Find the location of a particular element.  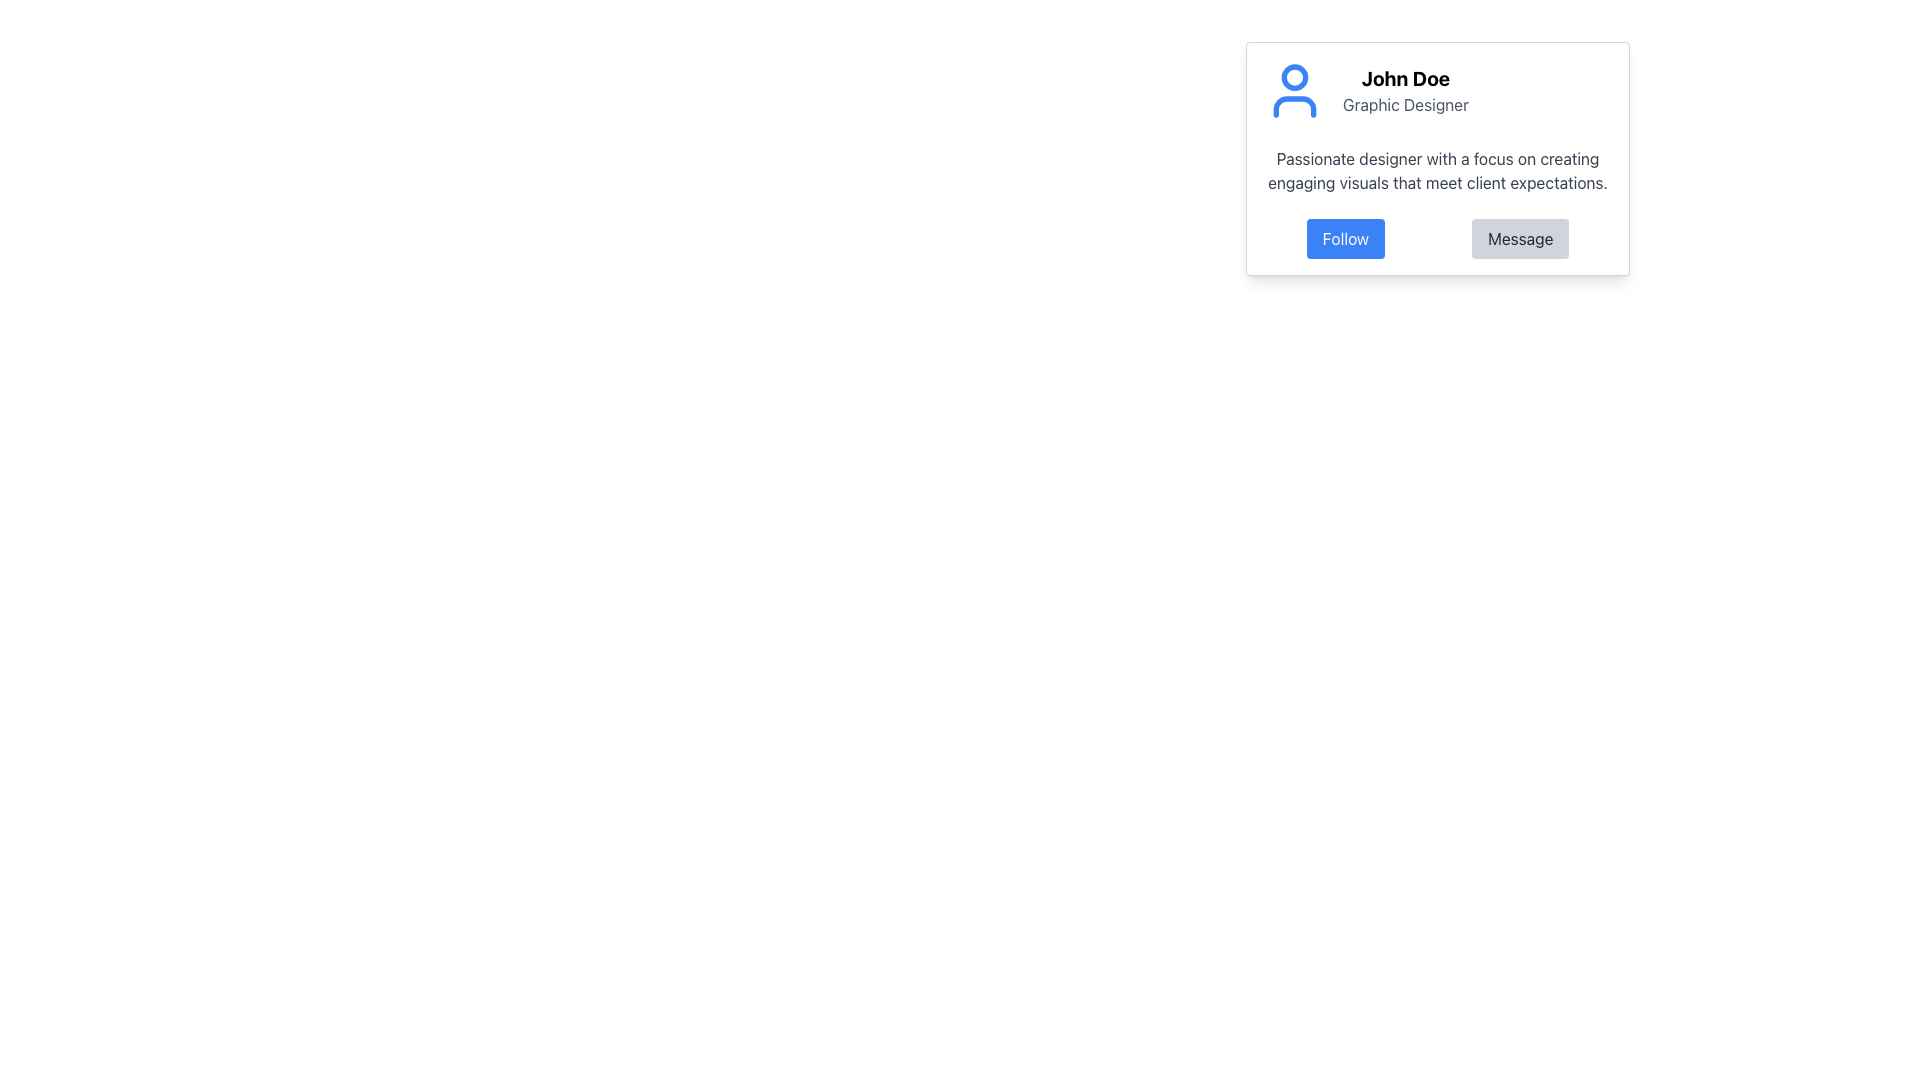

the 'Follow' button with a blue background and white text is located at coordinates (1345, 238).